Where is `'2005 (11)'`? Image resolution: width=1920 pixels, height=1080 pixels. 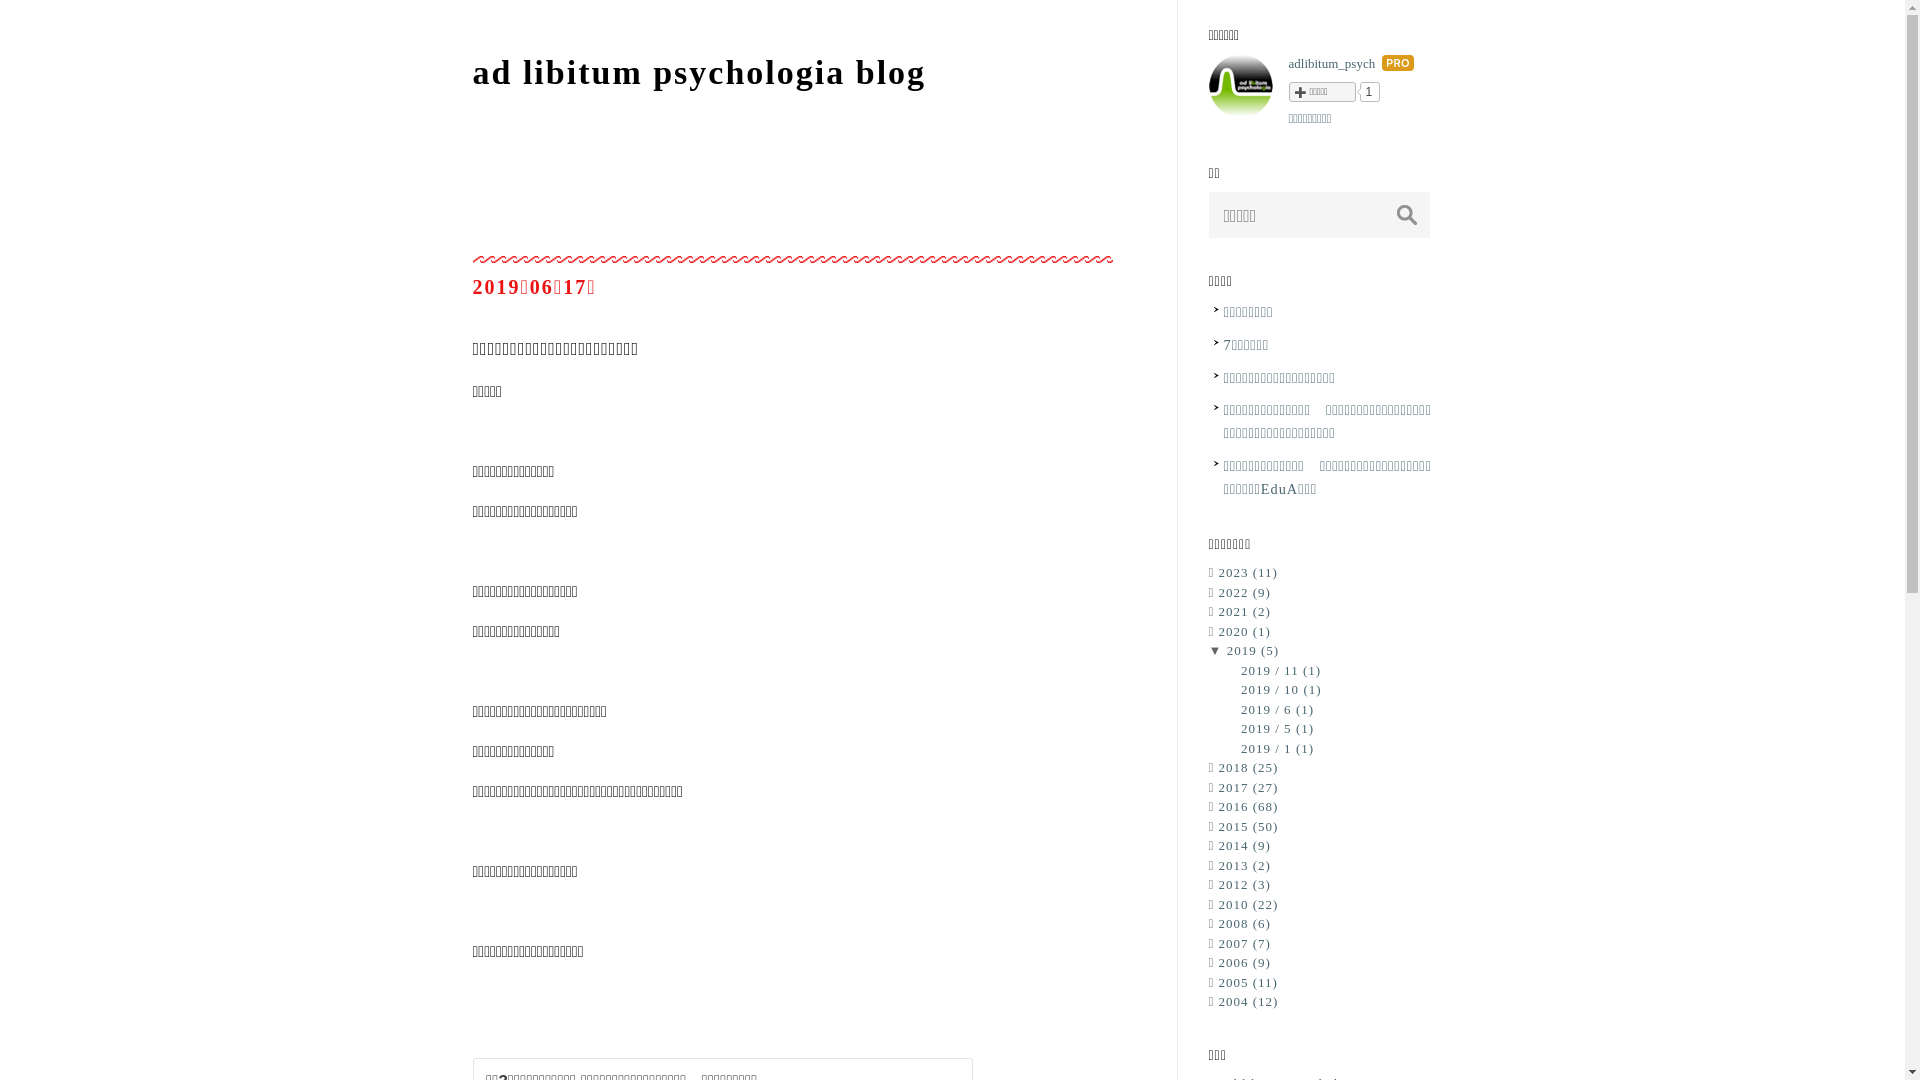 '2005 (11)' is located at coordinates (1246, 981).